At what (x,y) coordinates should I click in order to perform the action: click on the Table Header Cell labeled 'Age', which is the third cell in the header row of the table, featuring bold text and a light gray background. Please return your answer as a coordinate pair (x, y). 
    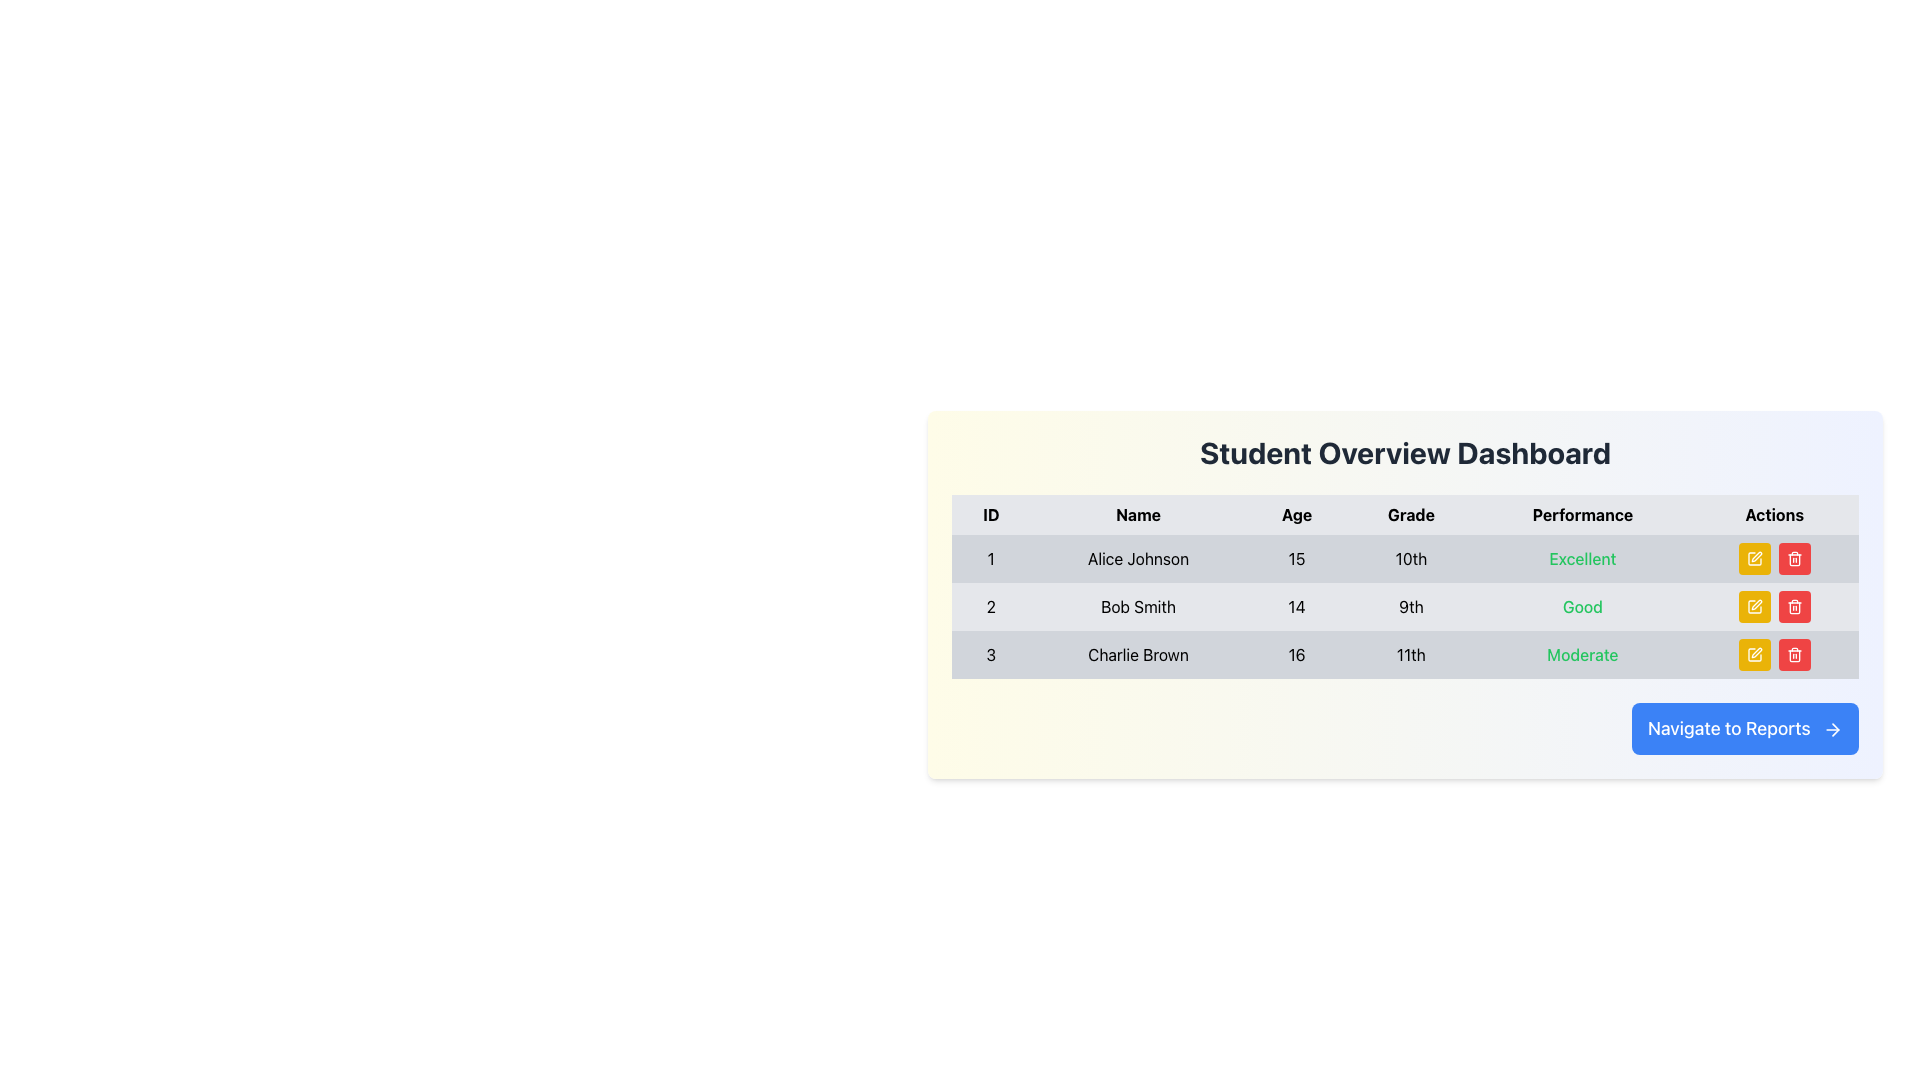
    Looking at the image, I should click on (1296, 514).